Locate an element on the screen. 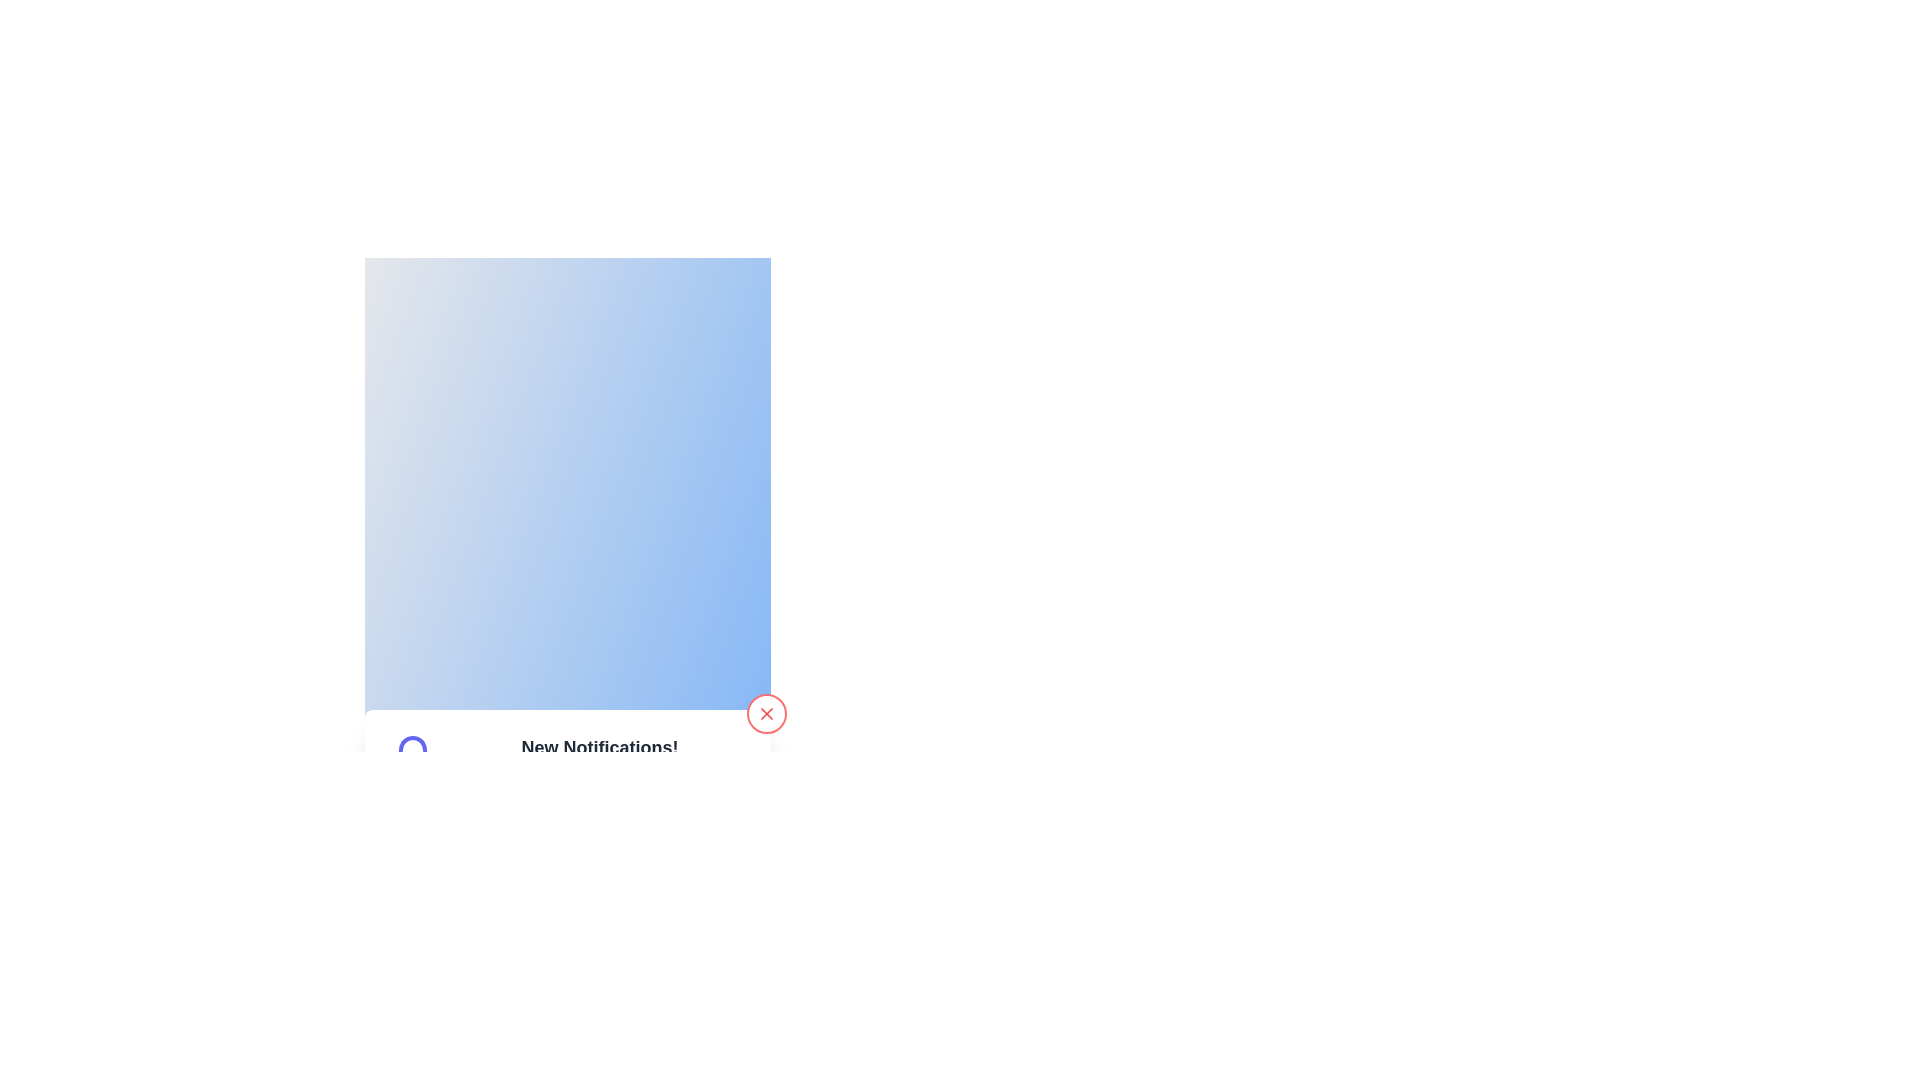 Image resolution: width=1920 pixels, height=1080 pixels. the dismiss button located at the top-right corner of the notification card displaying 'New Notifications!' is located at coordinates (766, 712).